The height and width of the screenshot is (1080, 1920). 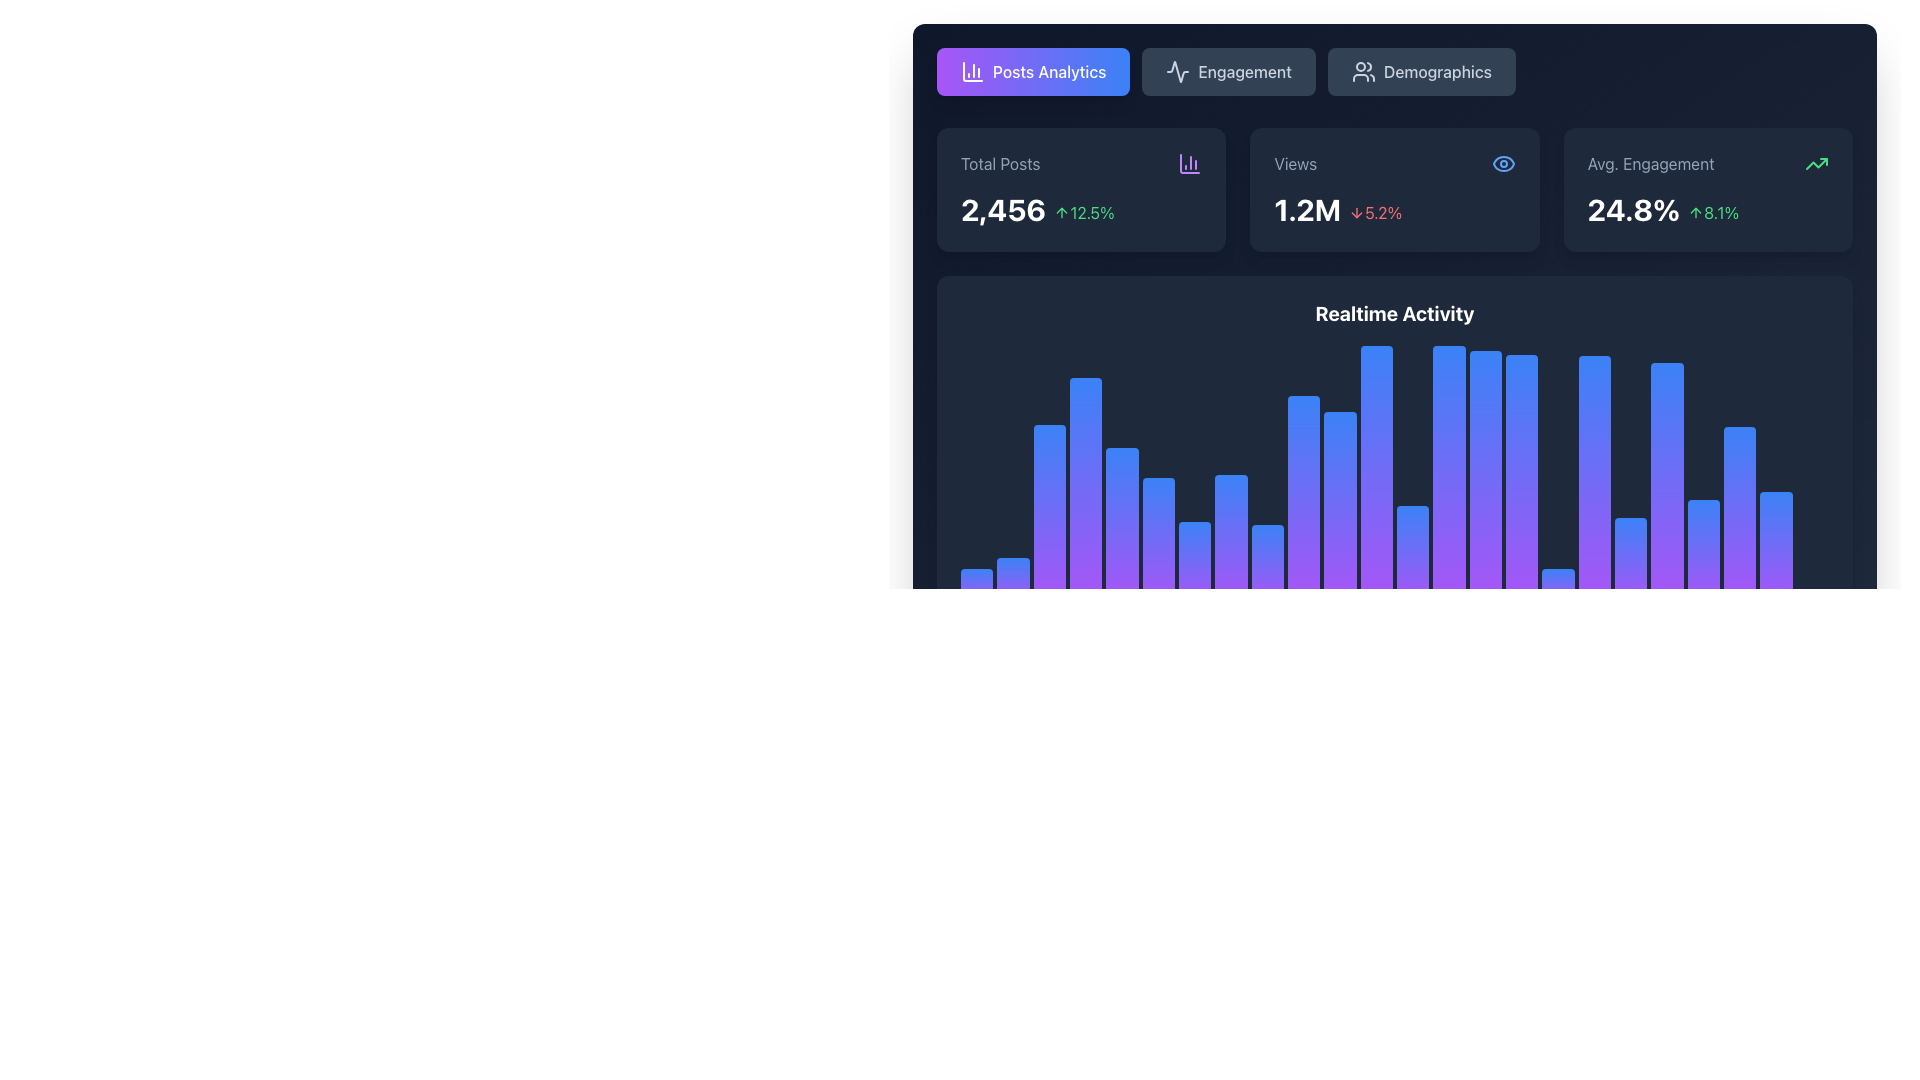 I want to click on the 20th bar in the bar chart under the 'Realtime Activity' title, so click(x=1667, y=504).